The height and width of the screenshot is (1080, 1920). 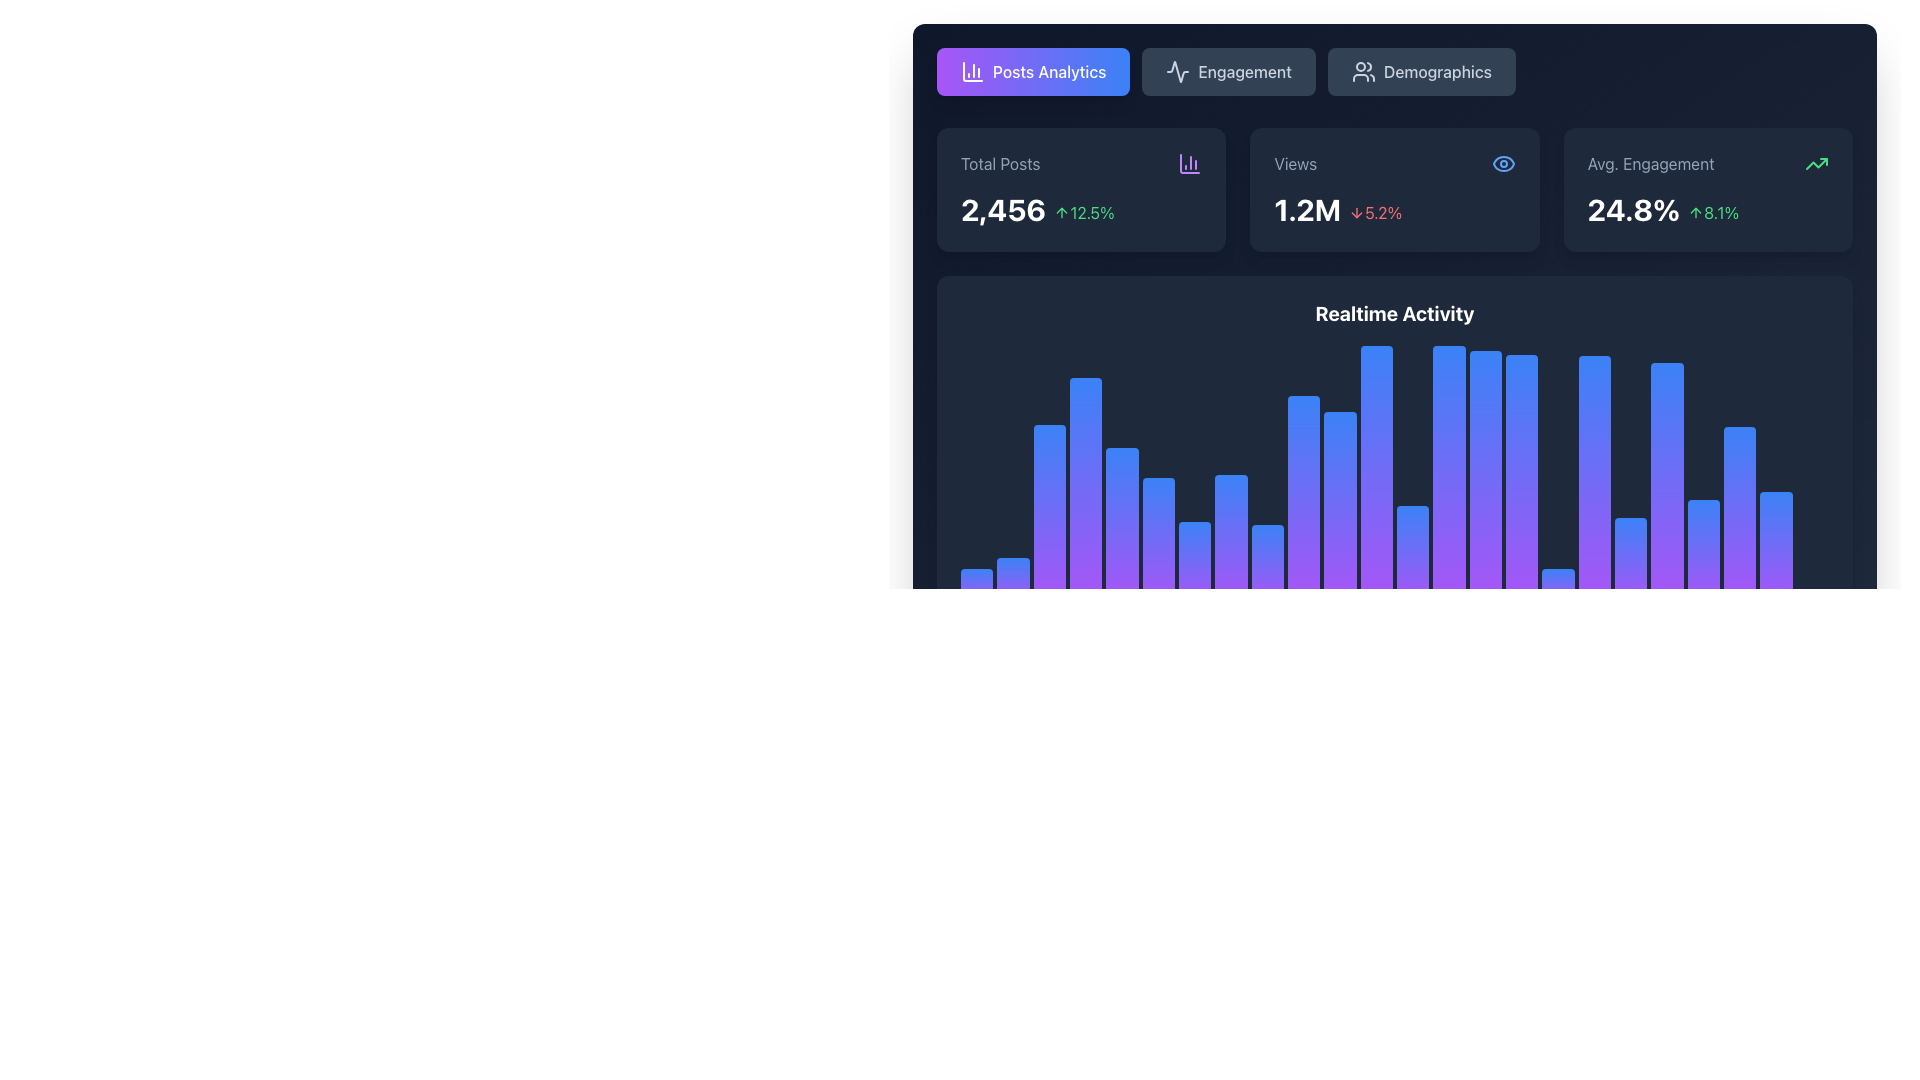 I want to click on the 20th bar in the bar chart under the 'Realtime Activity' title, so click(x=1667, y=504).